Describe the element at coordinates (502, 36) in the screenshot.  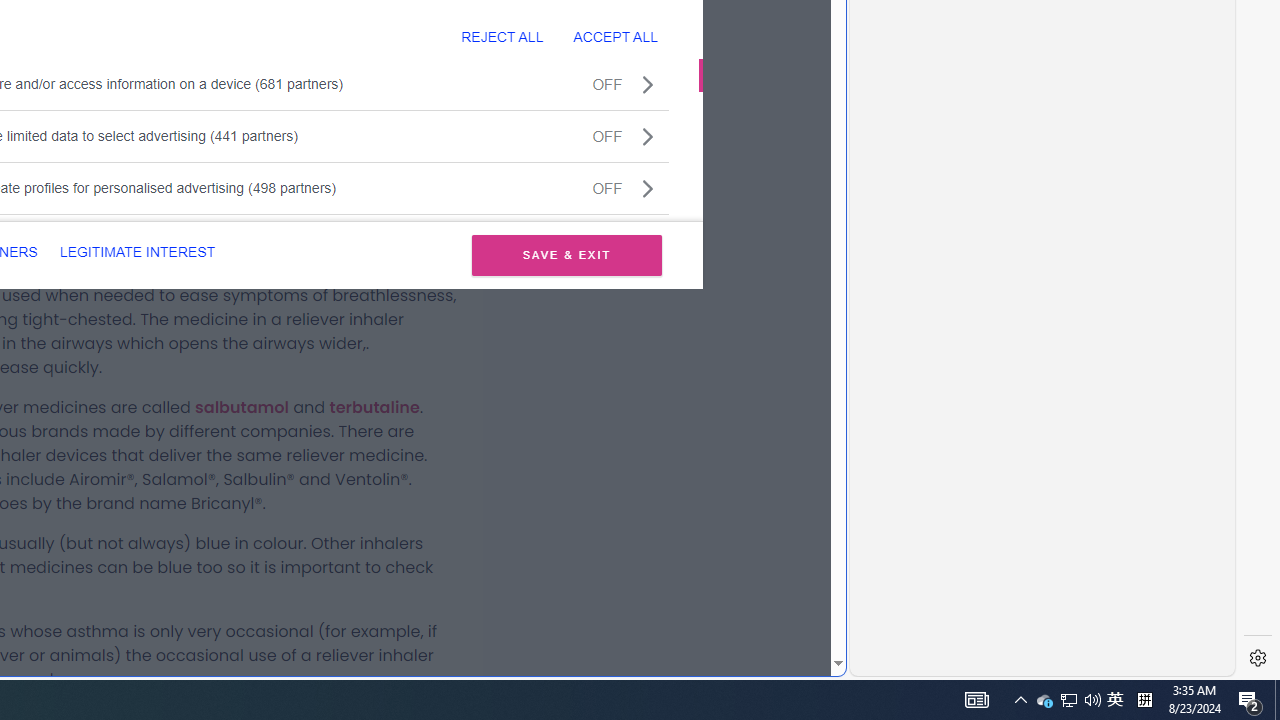
I see `'REJECT ALL'` at that location.